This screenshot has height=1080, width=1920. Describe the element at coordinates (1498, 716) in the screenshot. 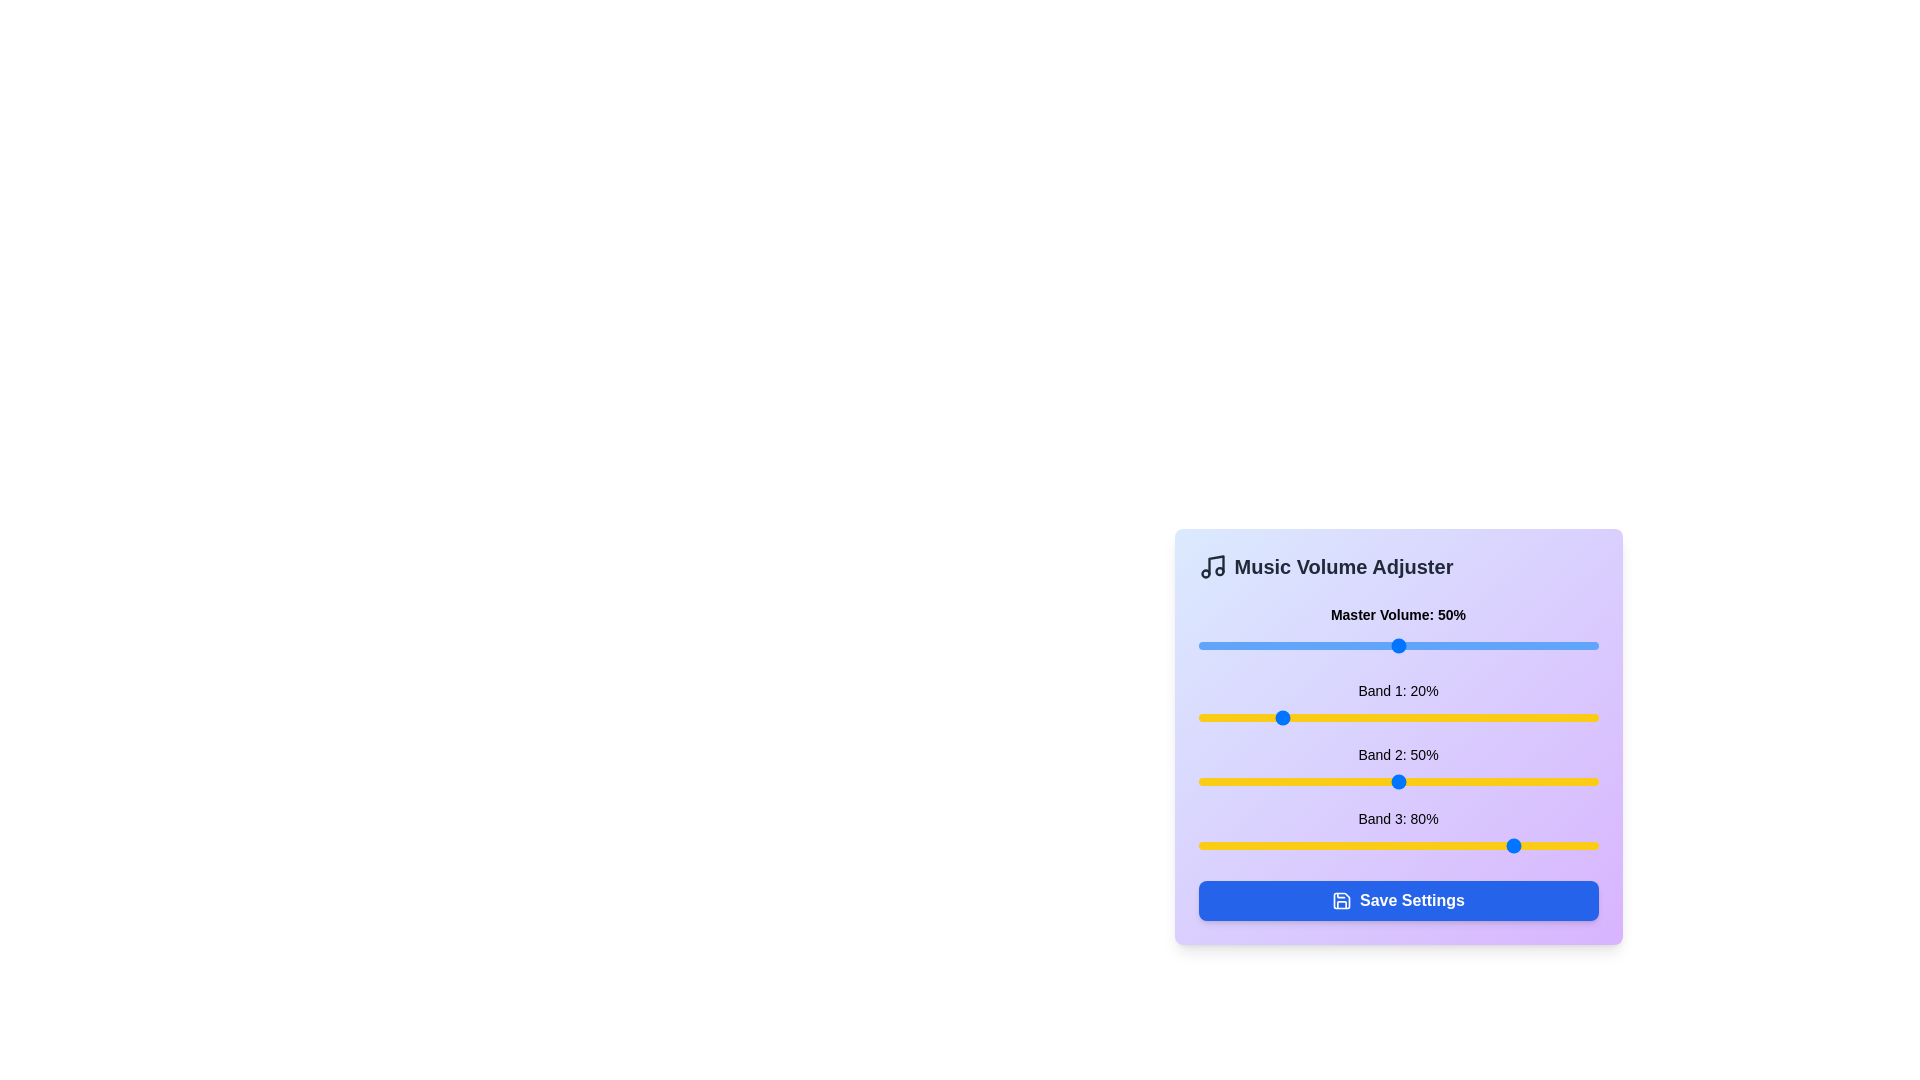

I see `Band 1` at that location.